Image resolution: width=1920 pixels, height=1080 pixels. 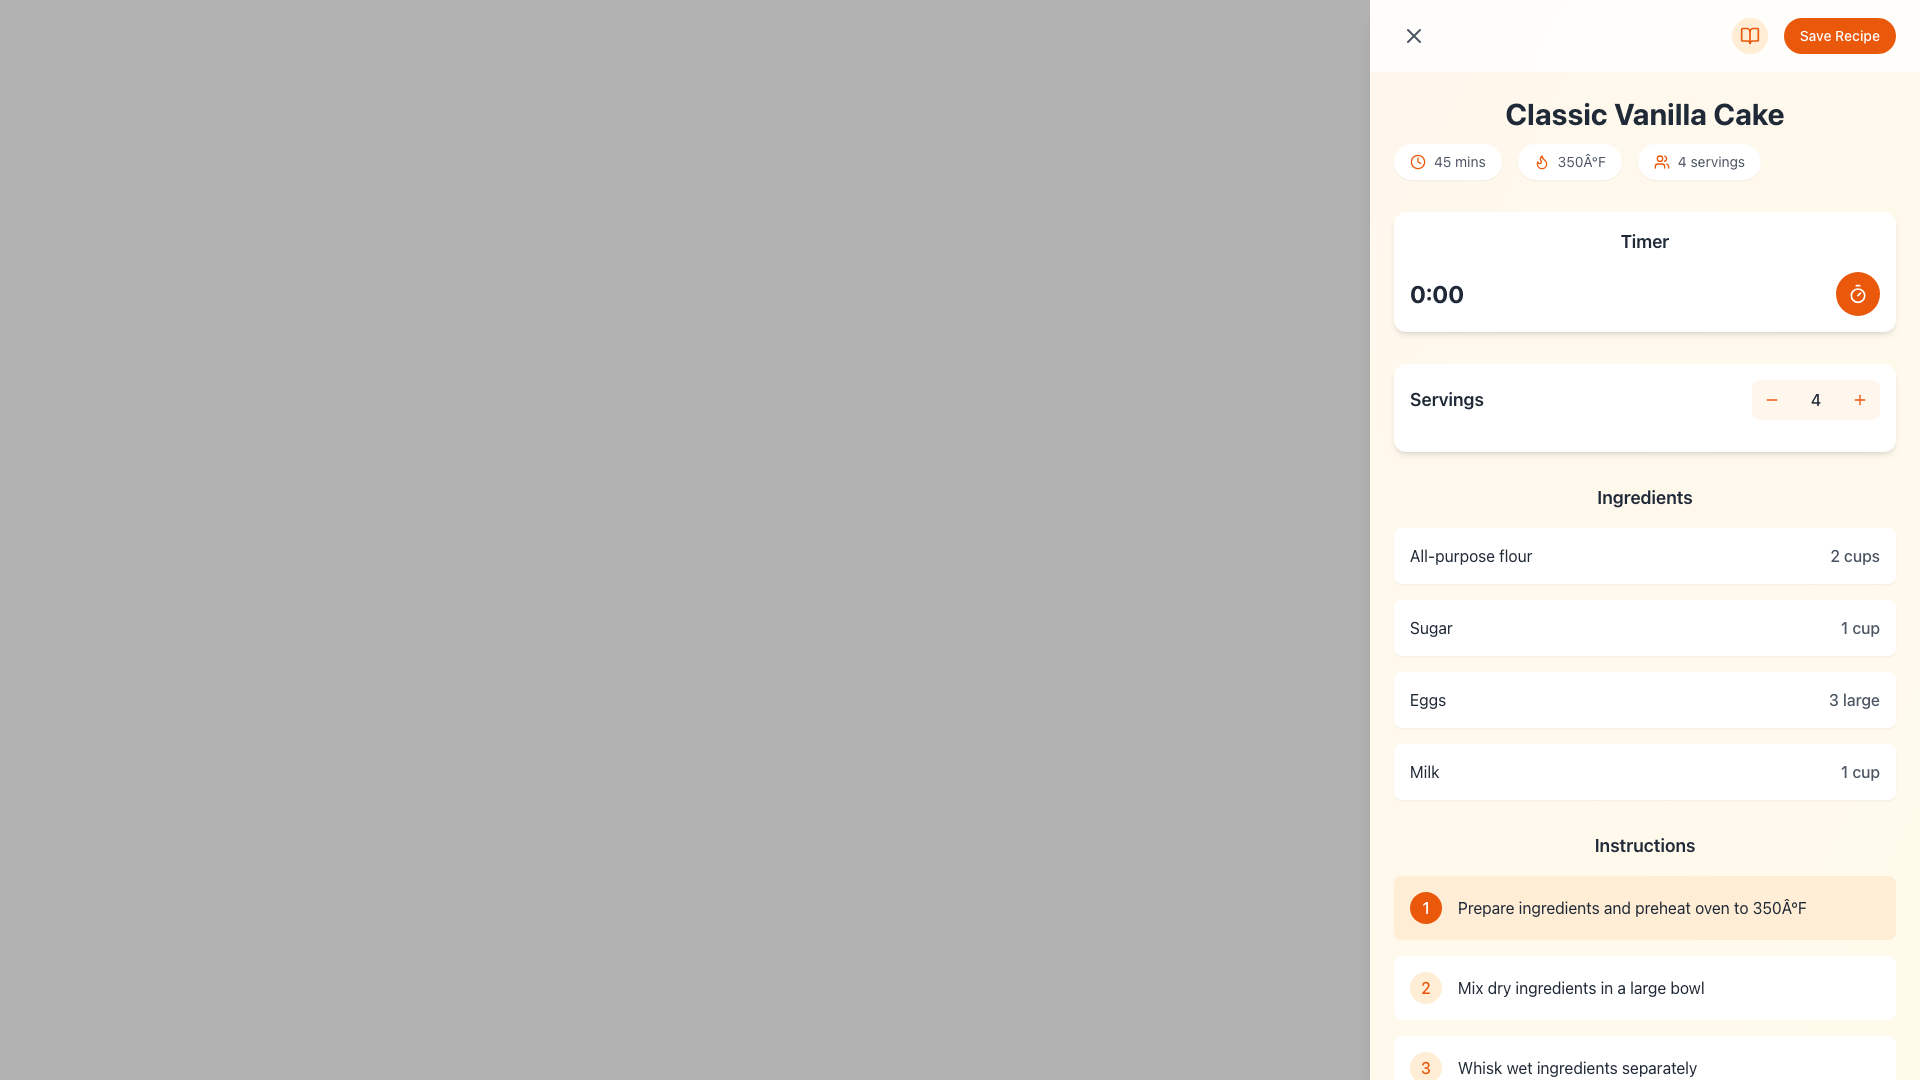 What do you see at coordinates (1771, 400) in the screenshot?
I see `the icon button featuring a minus sign, located in the 'Servings' adjustment section to decrease the serving count` at bounding box center [1771, 400].